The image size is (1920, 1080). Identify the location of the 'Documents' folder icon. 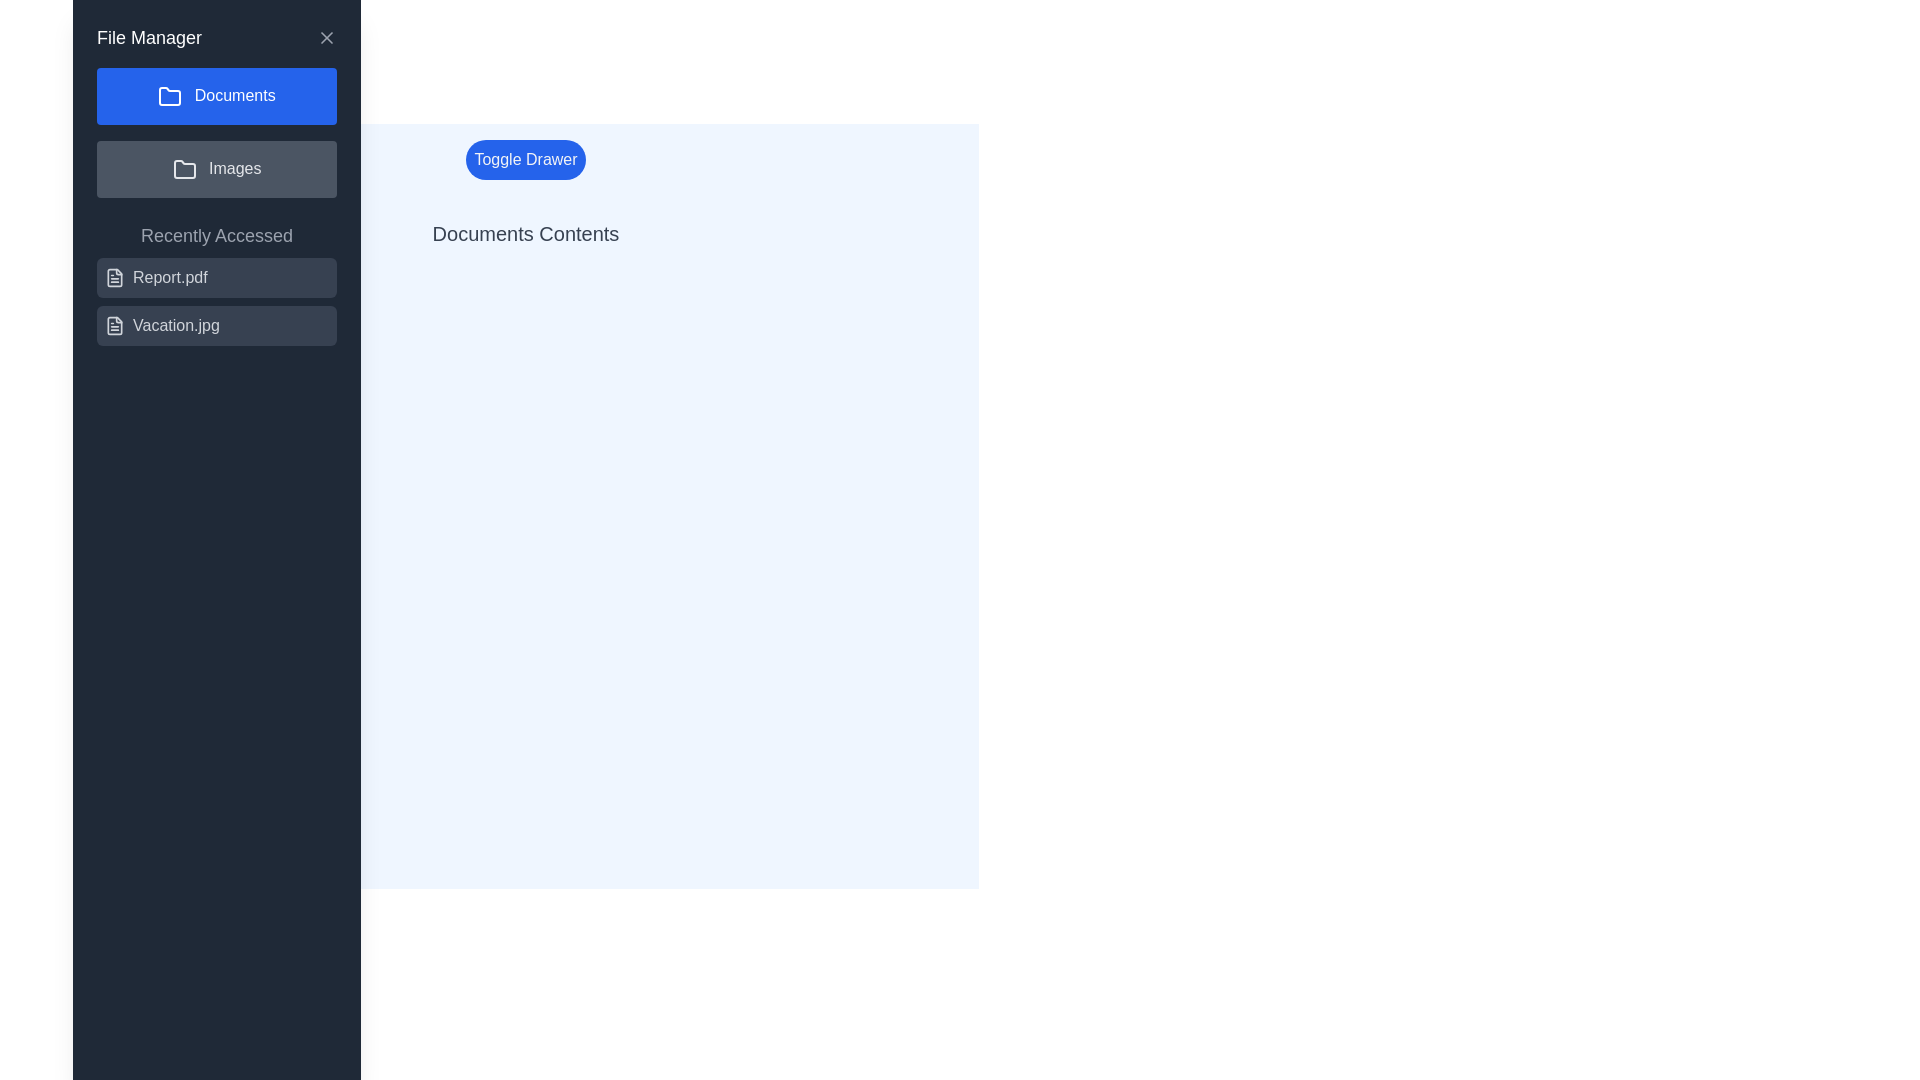
(170, 96).